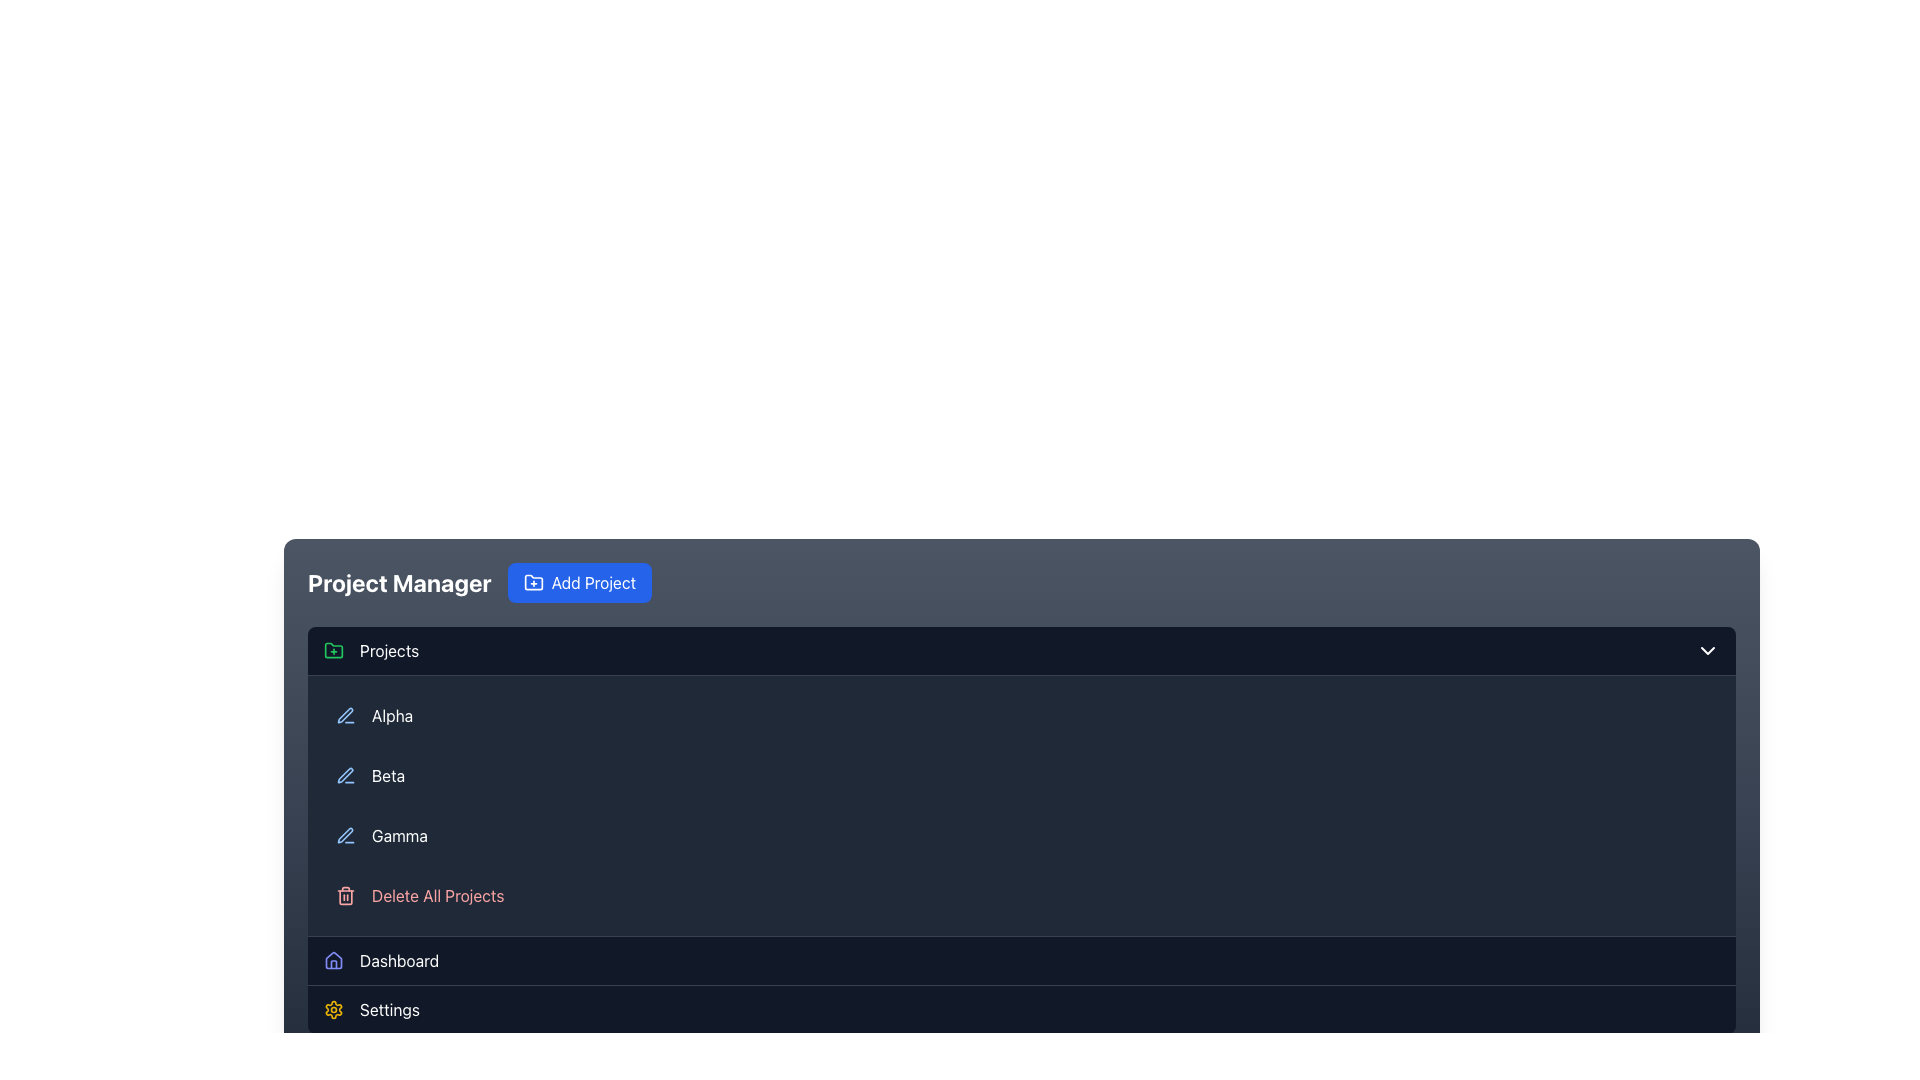 This screenshot has height=1080, width=1920. I want to click on the 'Beta' button located in the second position of the vertical list under the 'Projects' section, so click(1022, 774).